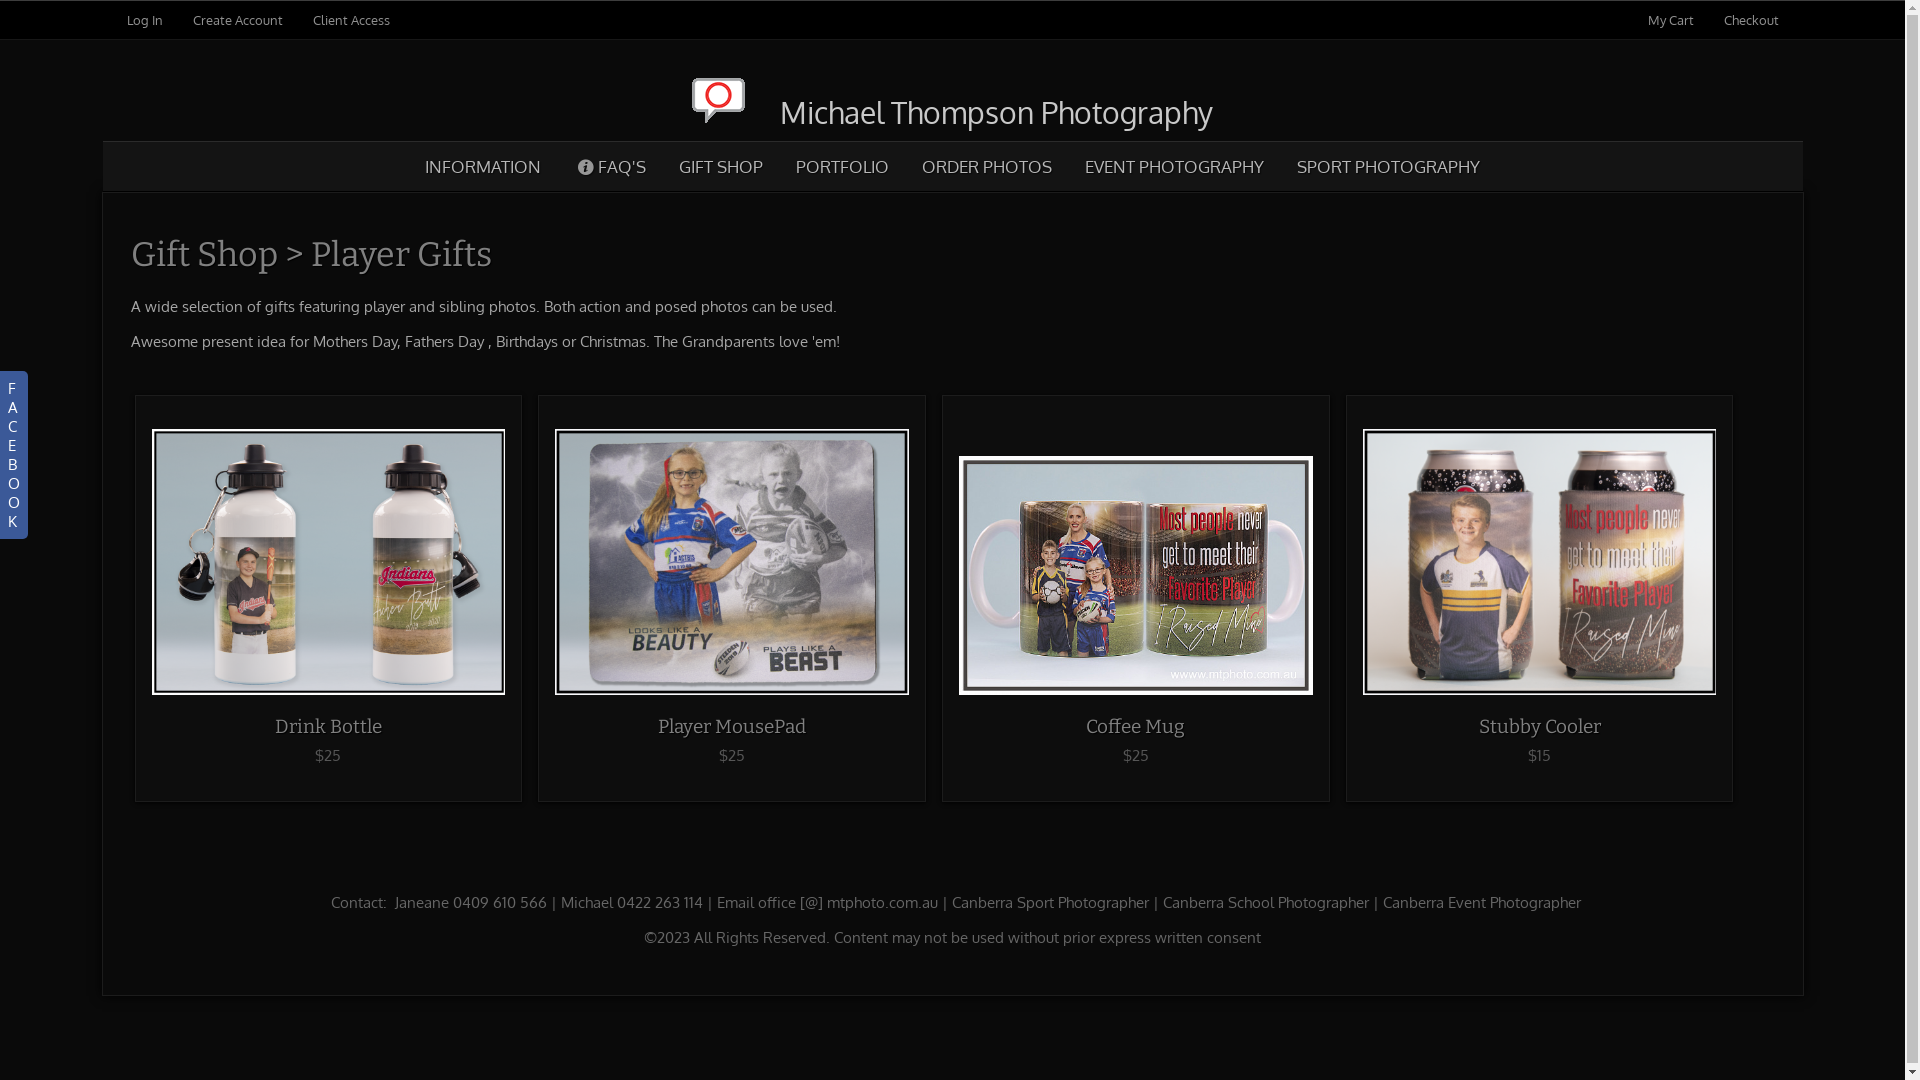 Image resolution: width=1920 pixels, height=1080 pixels. What do you see at coordinates (1750, 19) in the screenshot?
I see `'Checkout'` at bounding box center [1750, 19].